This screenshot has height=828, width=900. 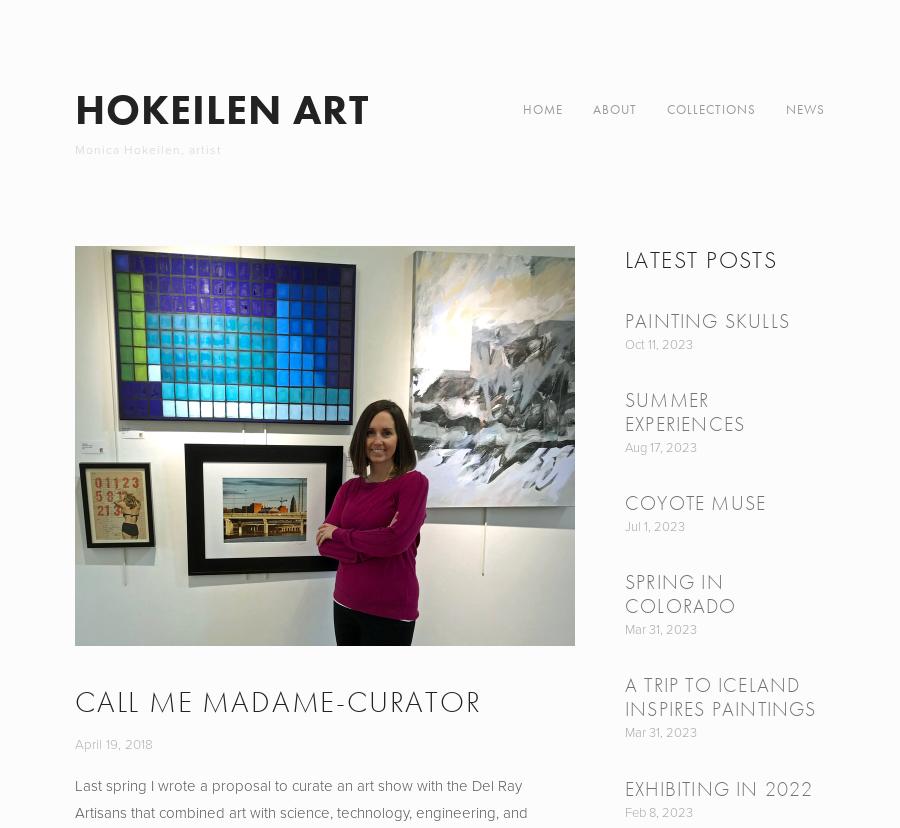 I want to click on 'Oct 11, 2023', so click(x=658, y=342).